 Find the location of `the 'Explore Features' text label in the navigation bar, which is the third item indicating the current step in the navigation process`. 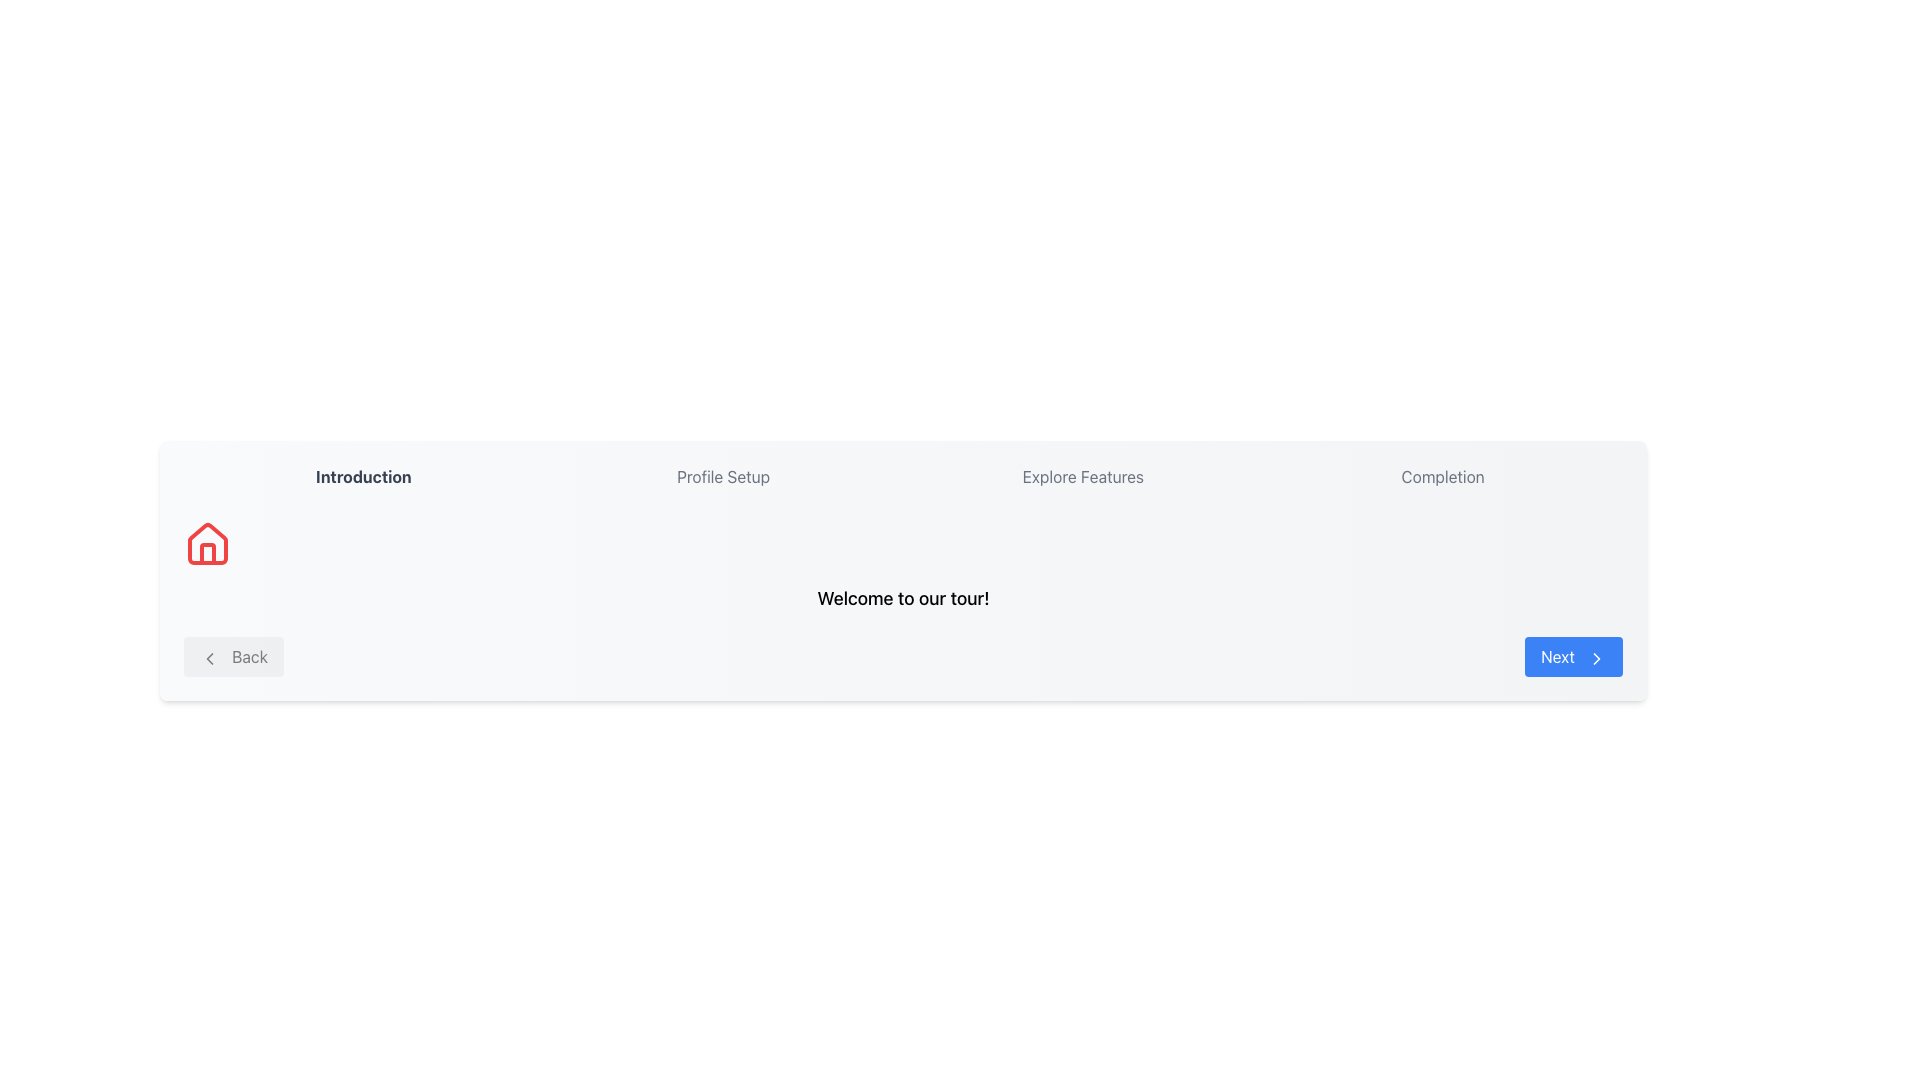

the 'Explore Features' text label in the navigation bar, which is the third item indicating the current step in the navigation process is located at coordinates (1082, 477).